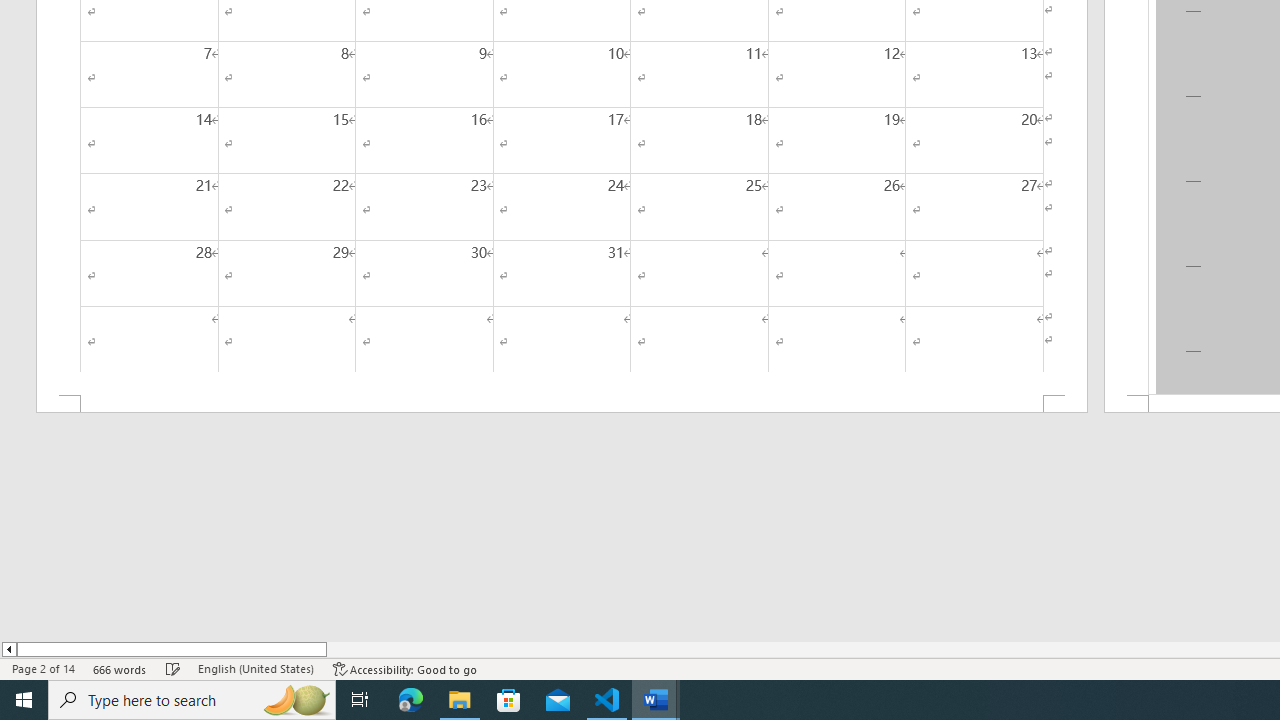 The width and height of the screenshot is (1280, 720). Describe the element at coordinates (255, 669) in the screenshot. I see `'Language English (United States)'` at that location.